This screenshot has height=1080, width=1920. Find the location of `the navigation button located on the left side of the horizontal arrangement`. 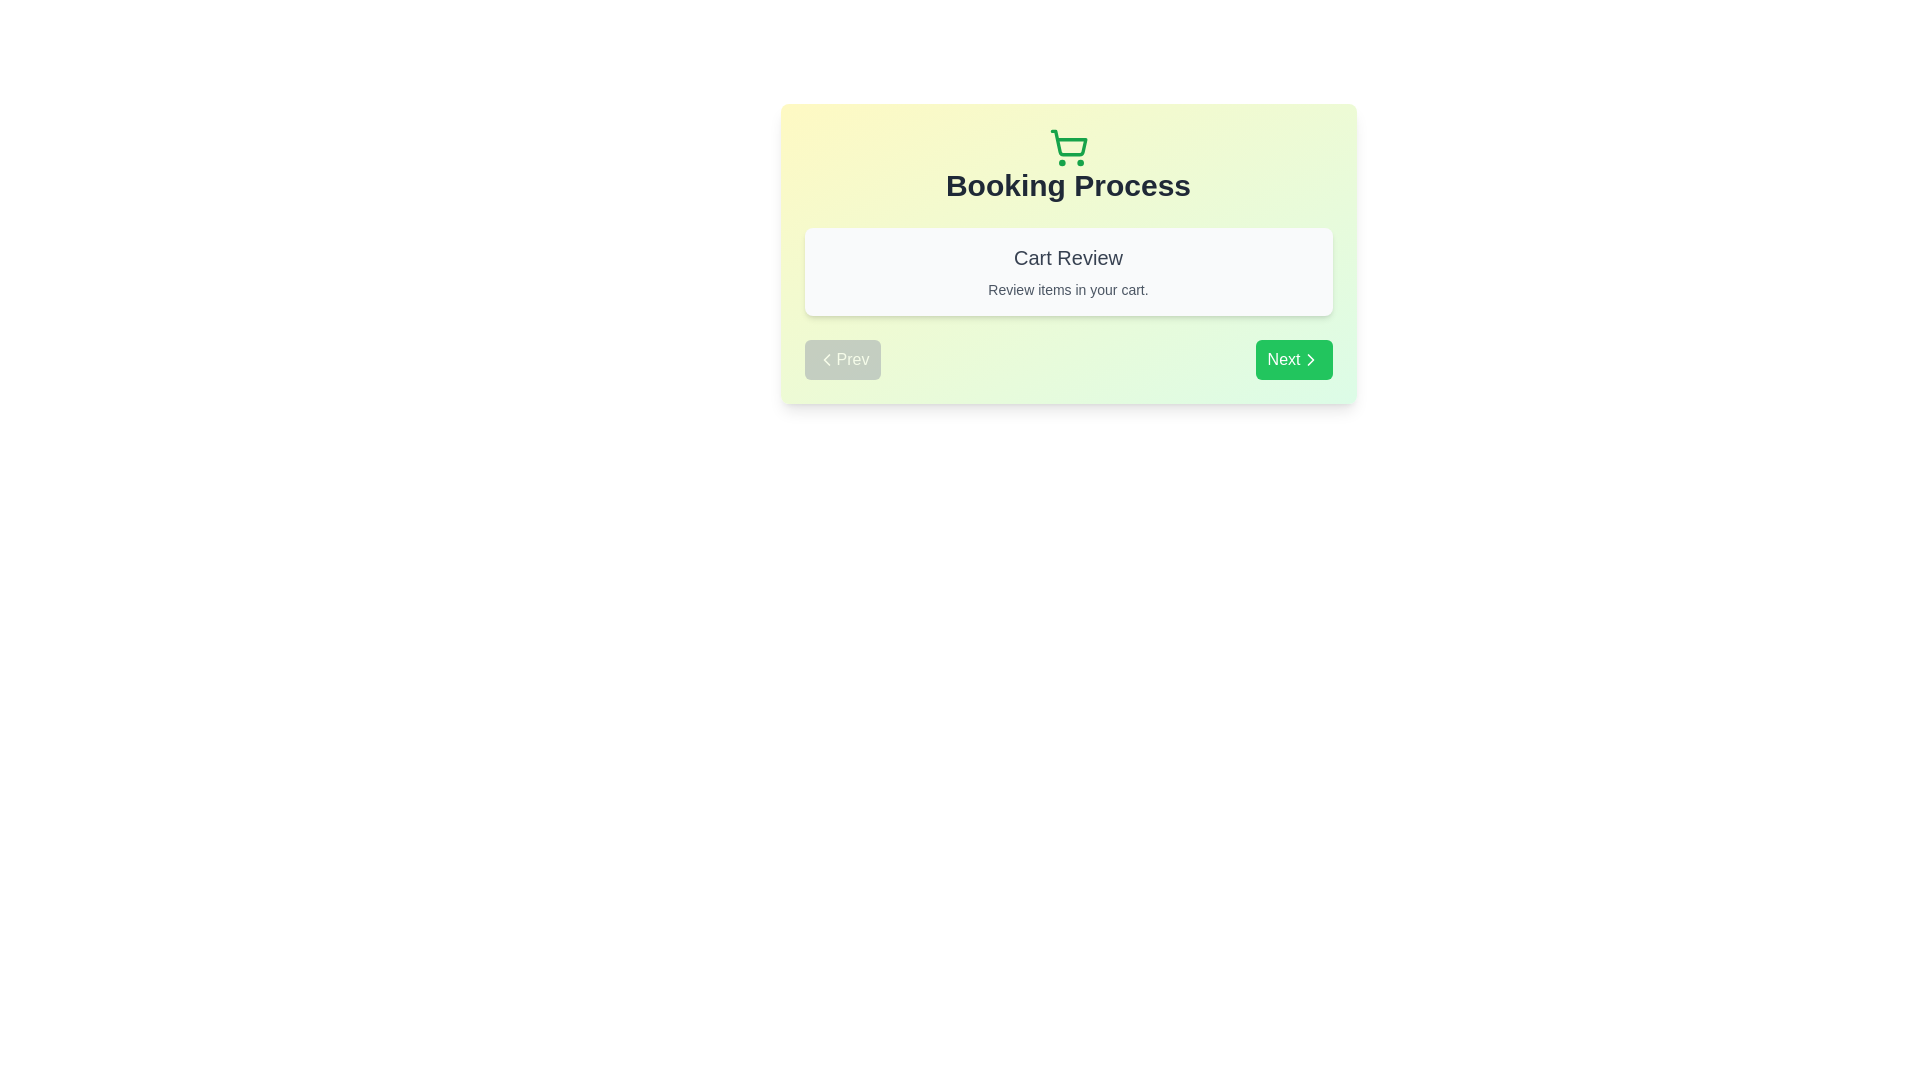

the navigation button located on the left side of the horizontal arrangement is located at coordinates (842, 358).